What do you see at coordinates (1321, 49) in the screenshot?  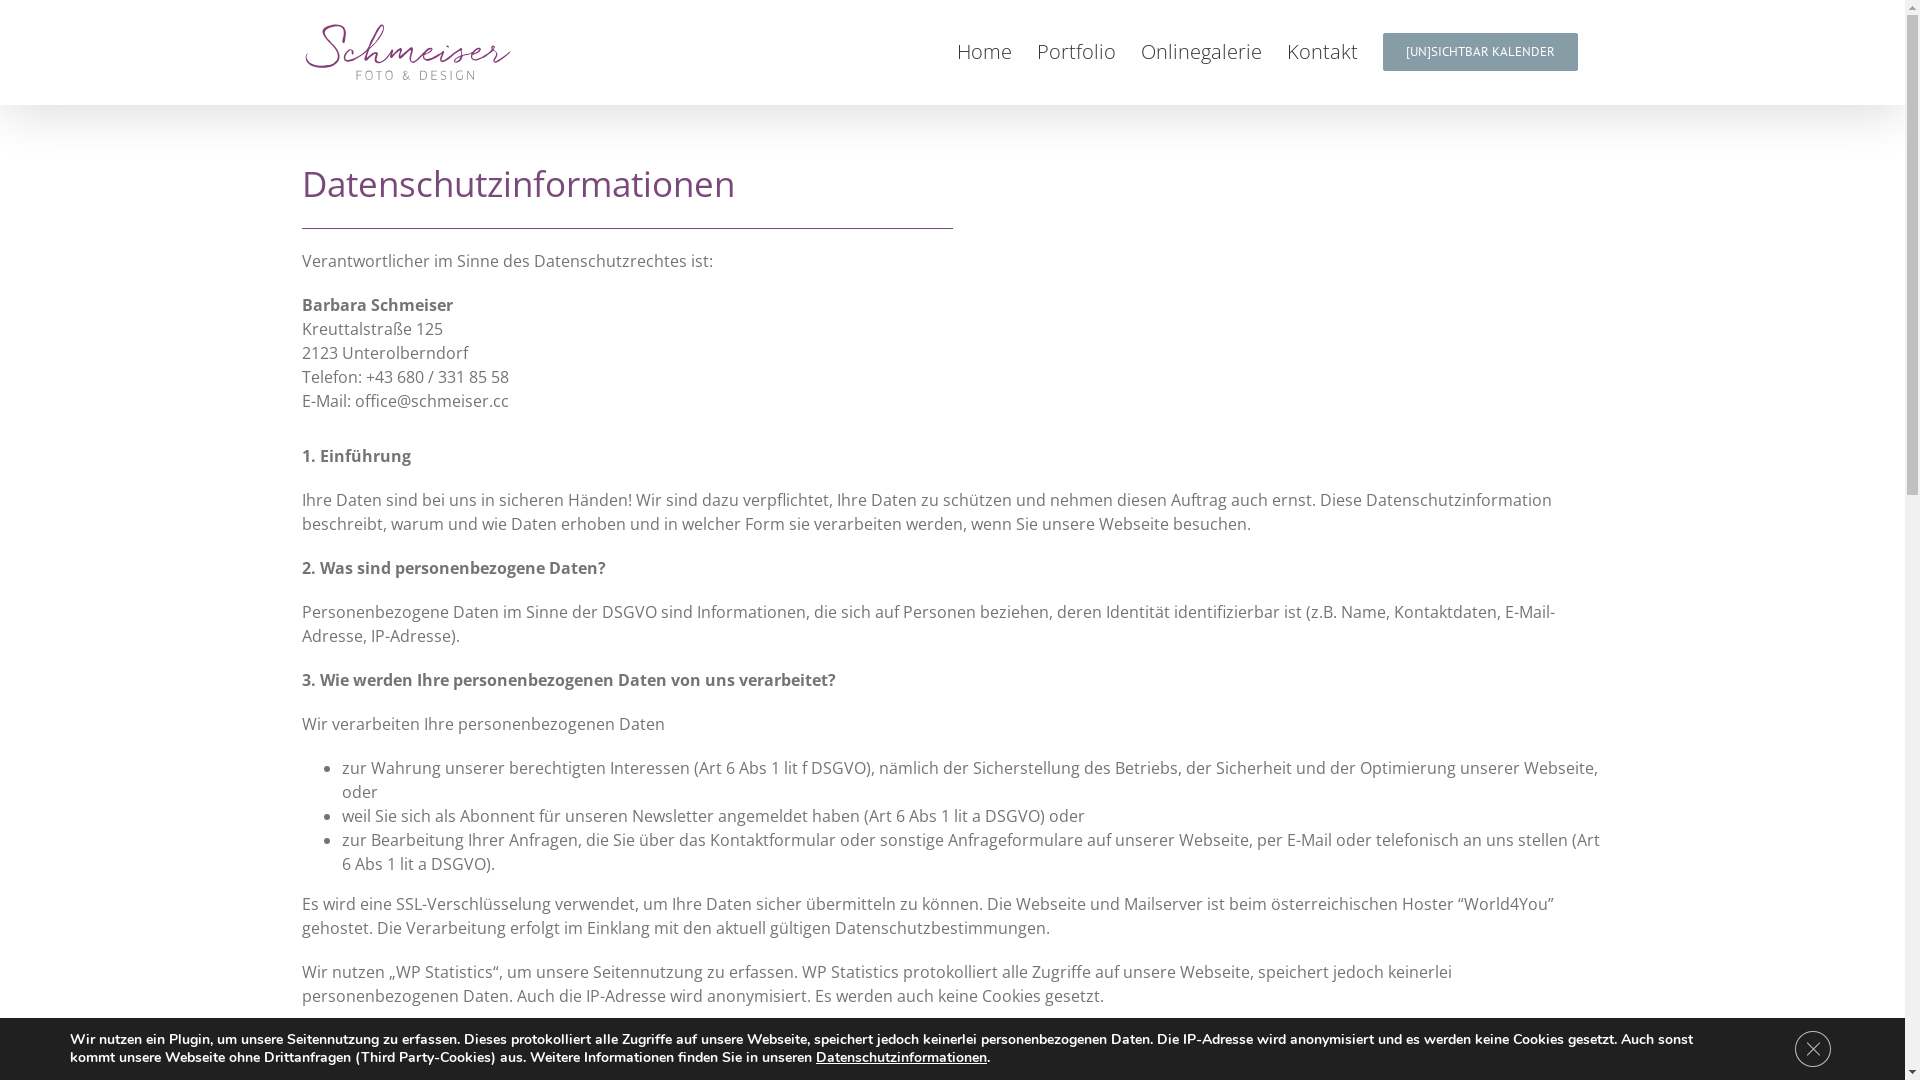 I see `'Kontakt'` at bounding box center [1321, 49].